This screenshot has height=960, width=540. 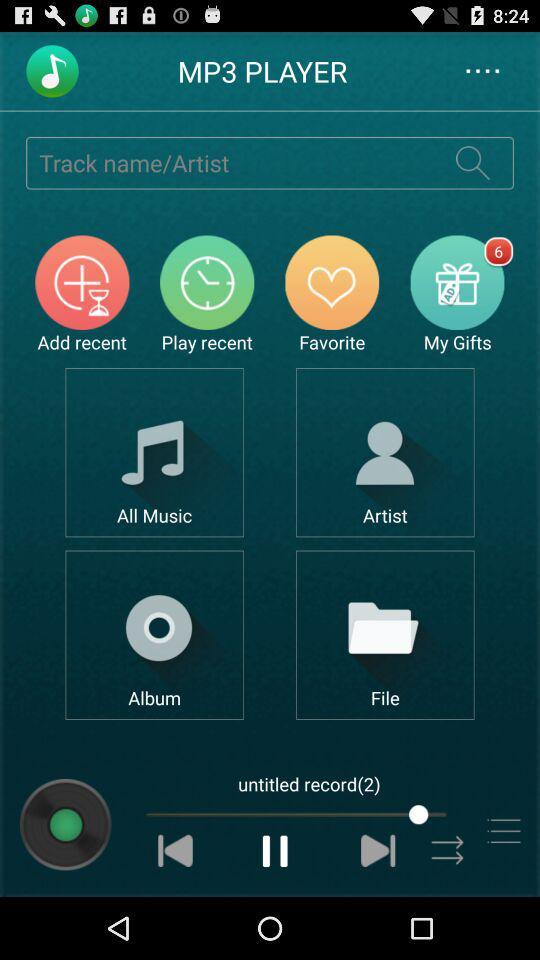 I want to click on next, so click(x=378, y=849).